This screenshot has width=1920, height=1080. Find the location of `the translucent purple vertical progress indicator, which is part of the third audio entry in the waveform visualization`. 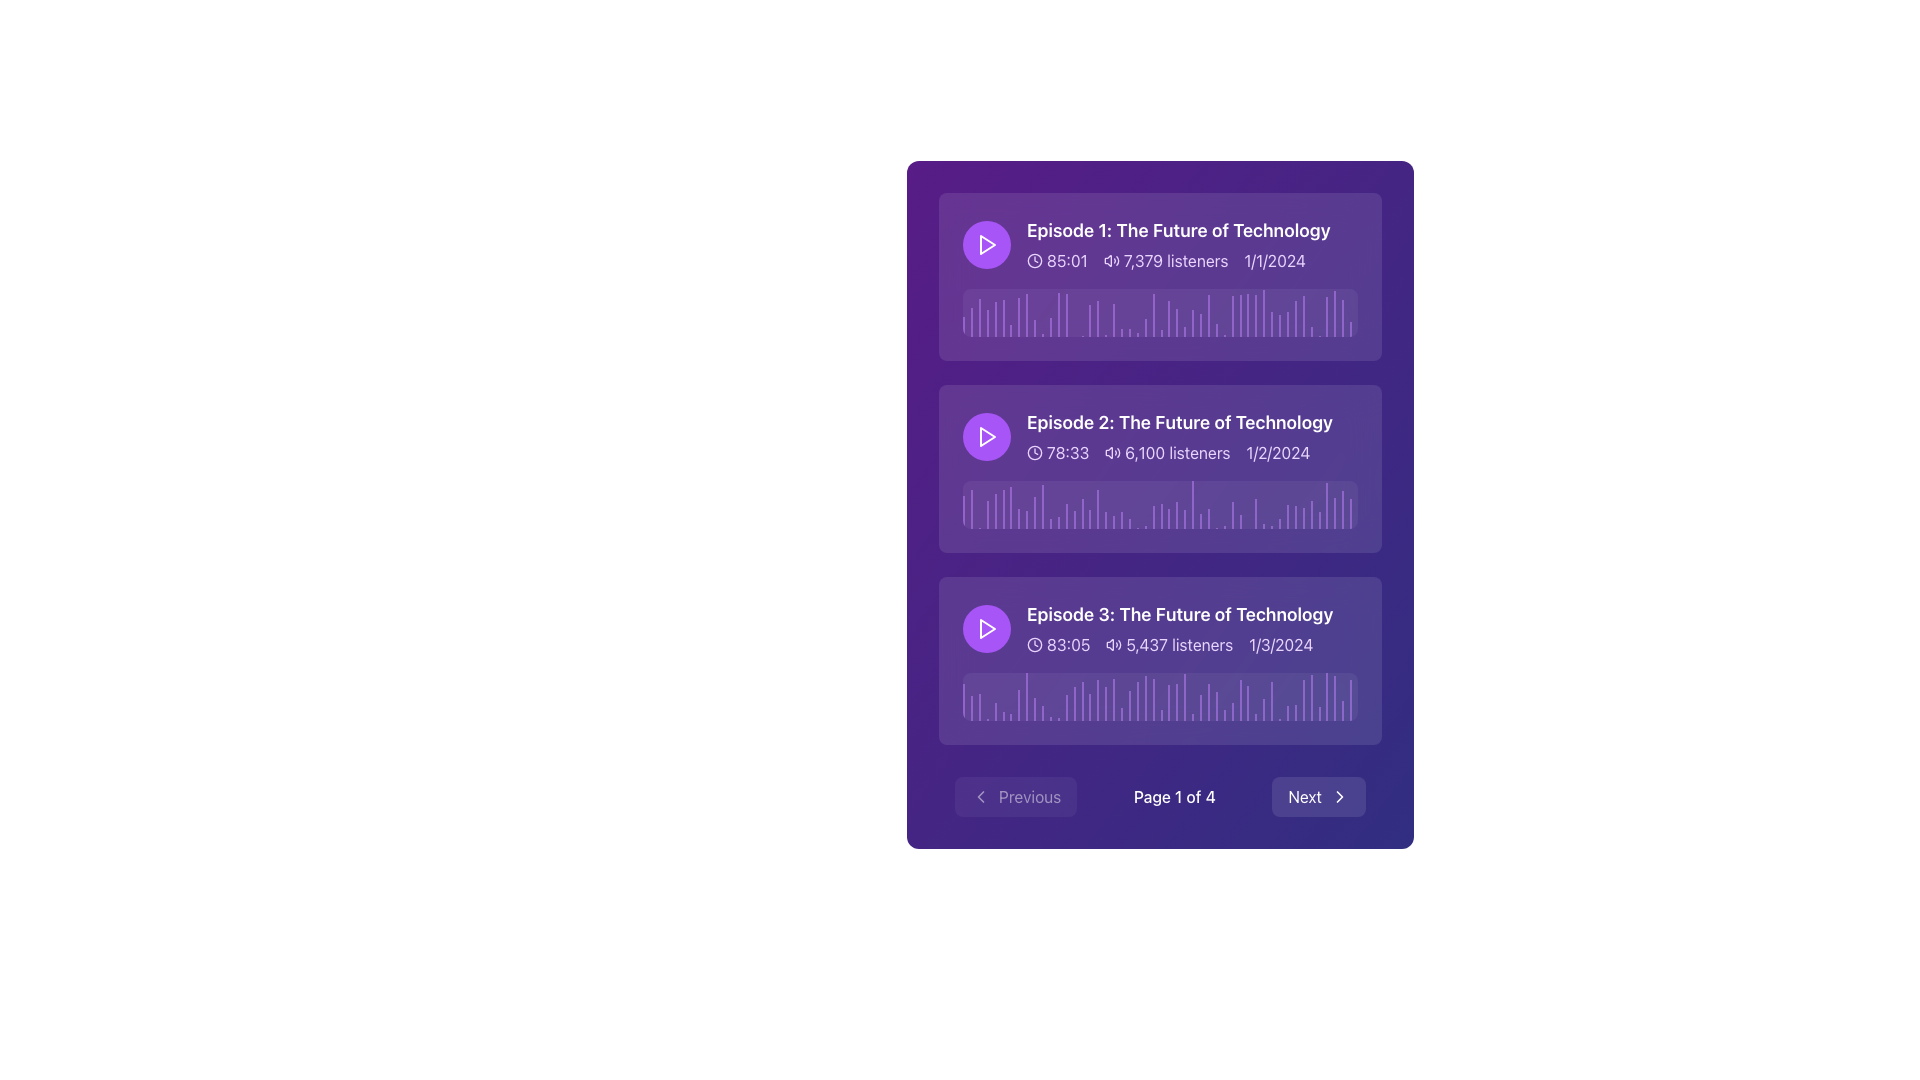

the translucent purple vertical progress indicator, which is part of the third audio entry in the waveform visualization is located at coordinates (1113, 698).